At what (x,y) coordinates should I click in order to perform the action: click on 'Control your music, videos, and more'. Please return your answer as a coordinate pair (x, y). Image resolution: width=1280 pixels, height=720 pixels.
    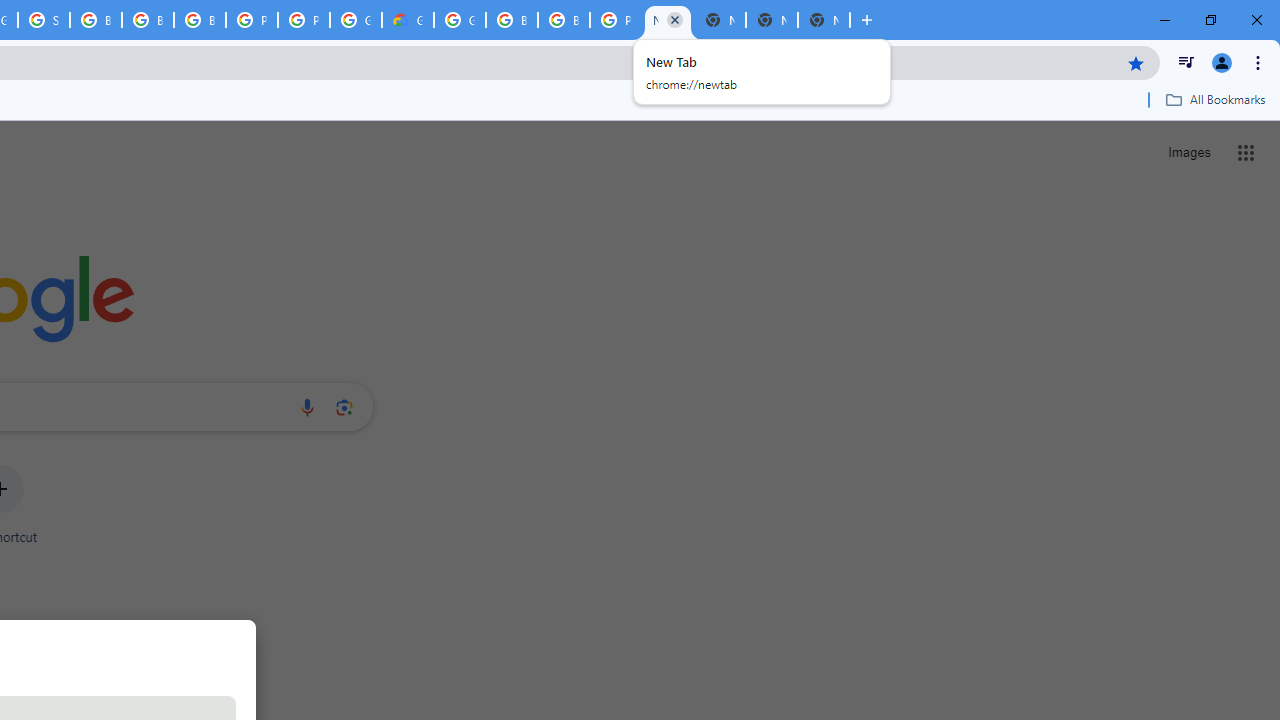
    Looking at the image, I should click on (1185, 61).